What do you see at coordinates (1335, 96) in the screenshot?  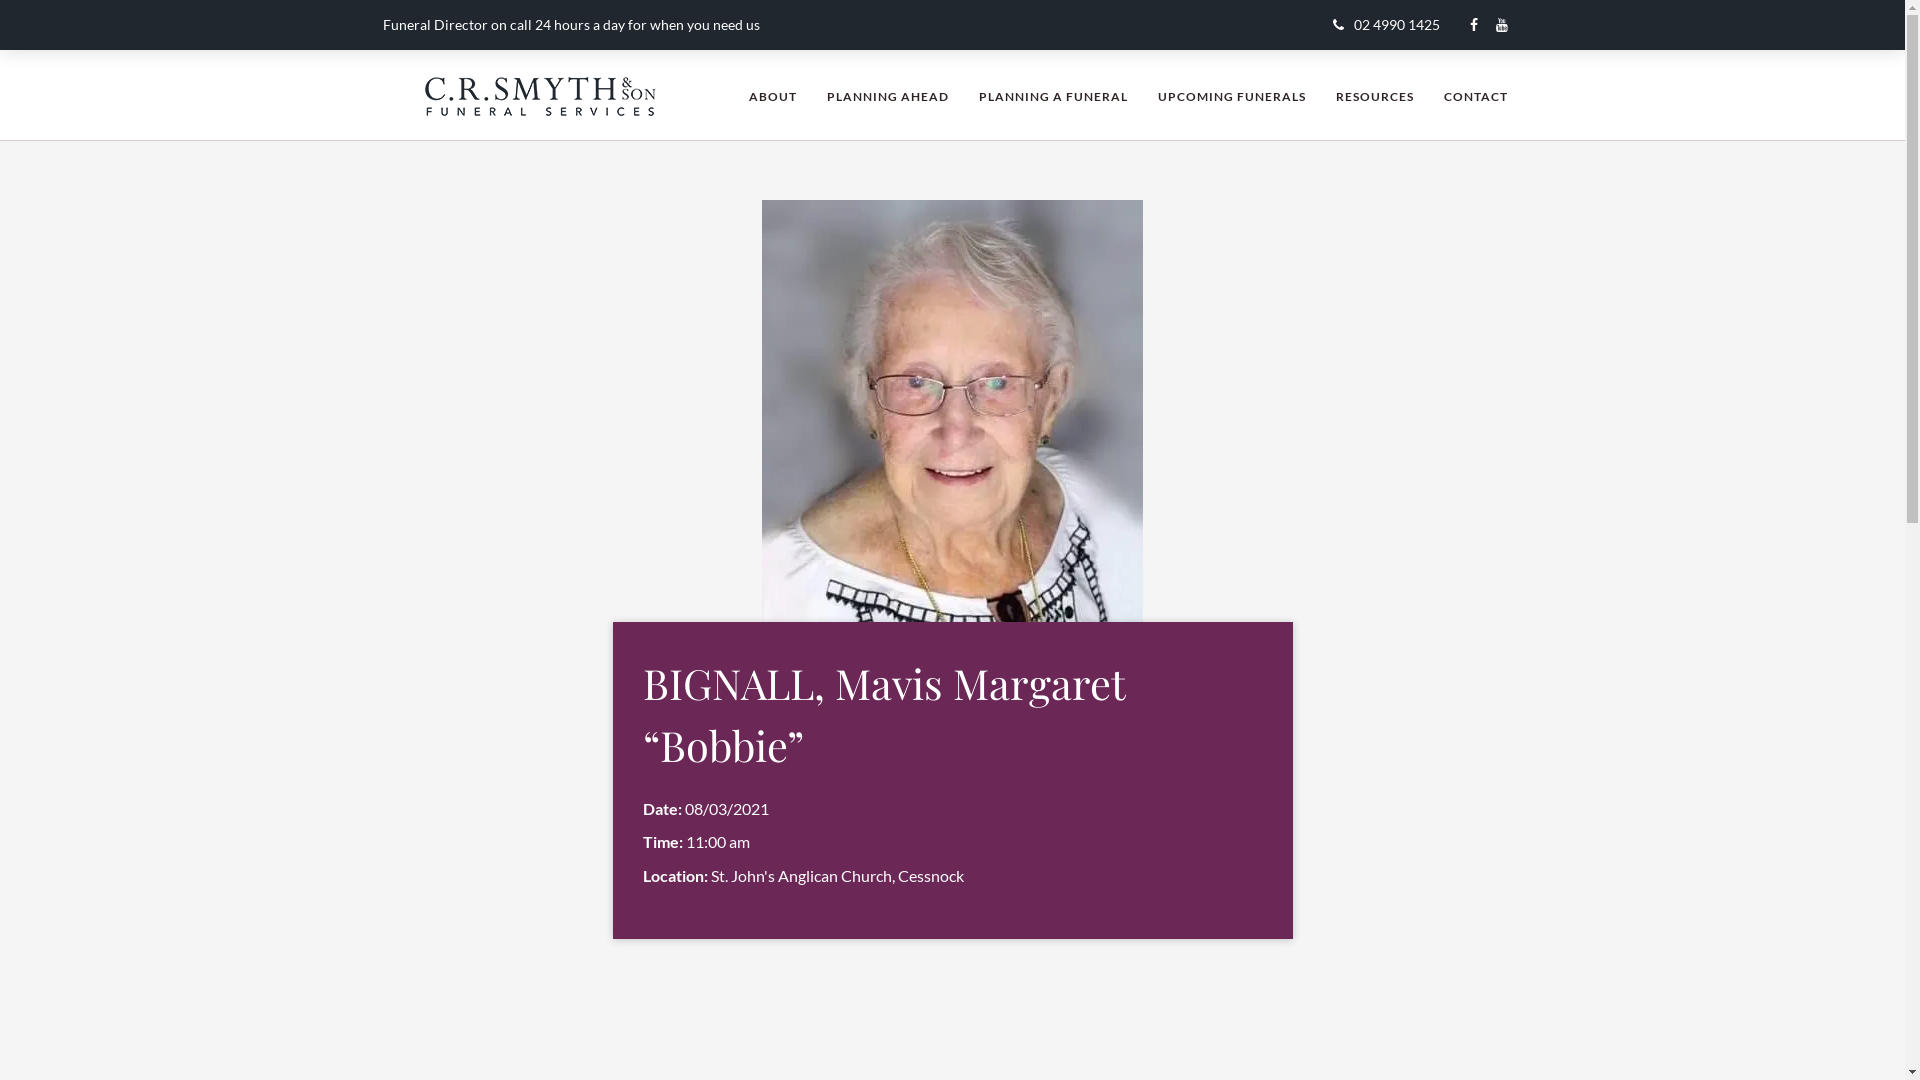 I see `'RESOURCES'` at bounding box center [1335, 96].